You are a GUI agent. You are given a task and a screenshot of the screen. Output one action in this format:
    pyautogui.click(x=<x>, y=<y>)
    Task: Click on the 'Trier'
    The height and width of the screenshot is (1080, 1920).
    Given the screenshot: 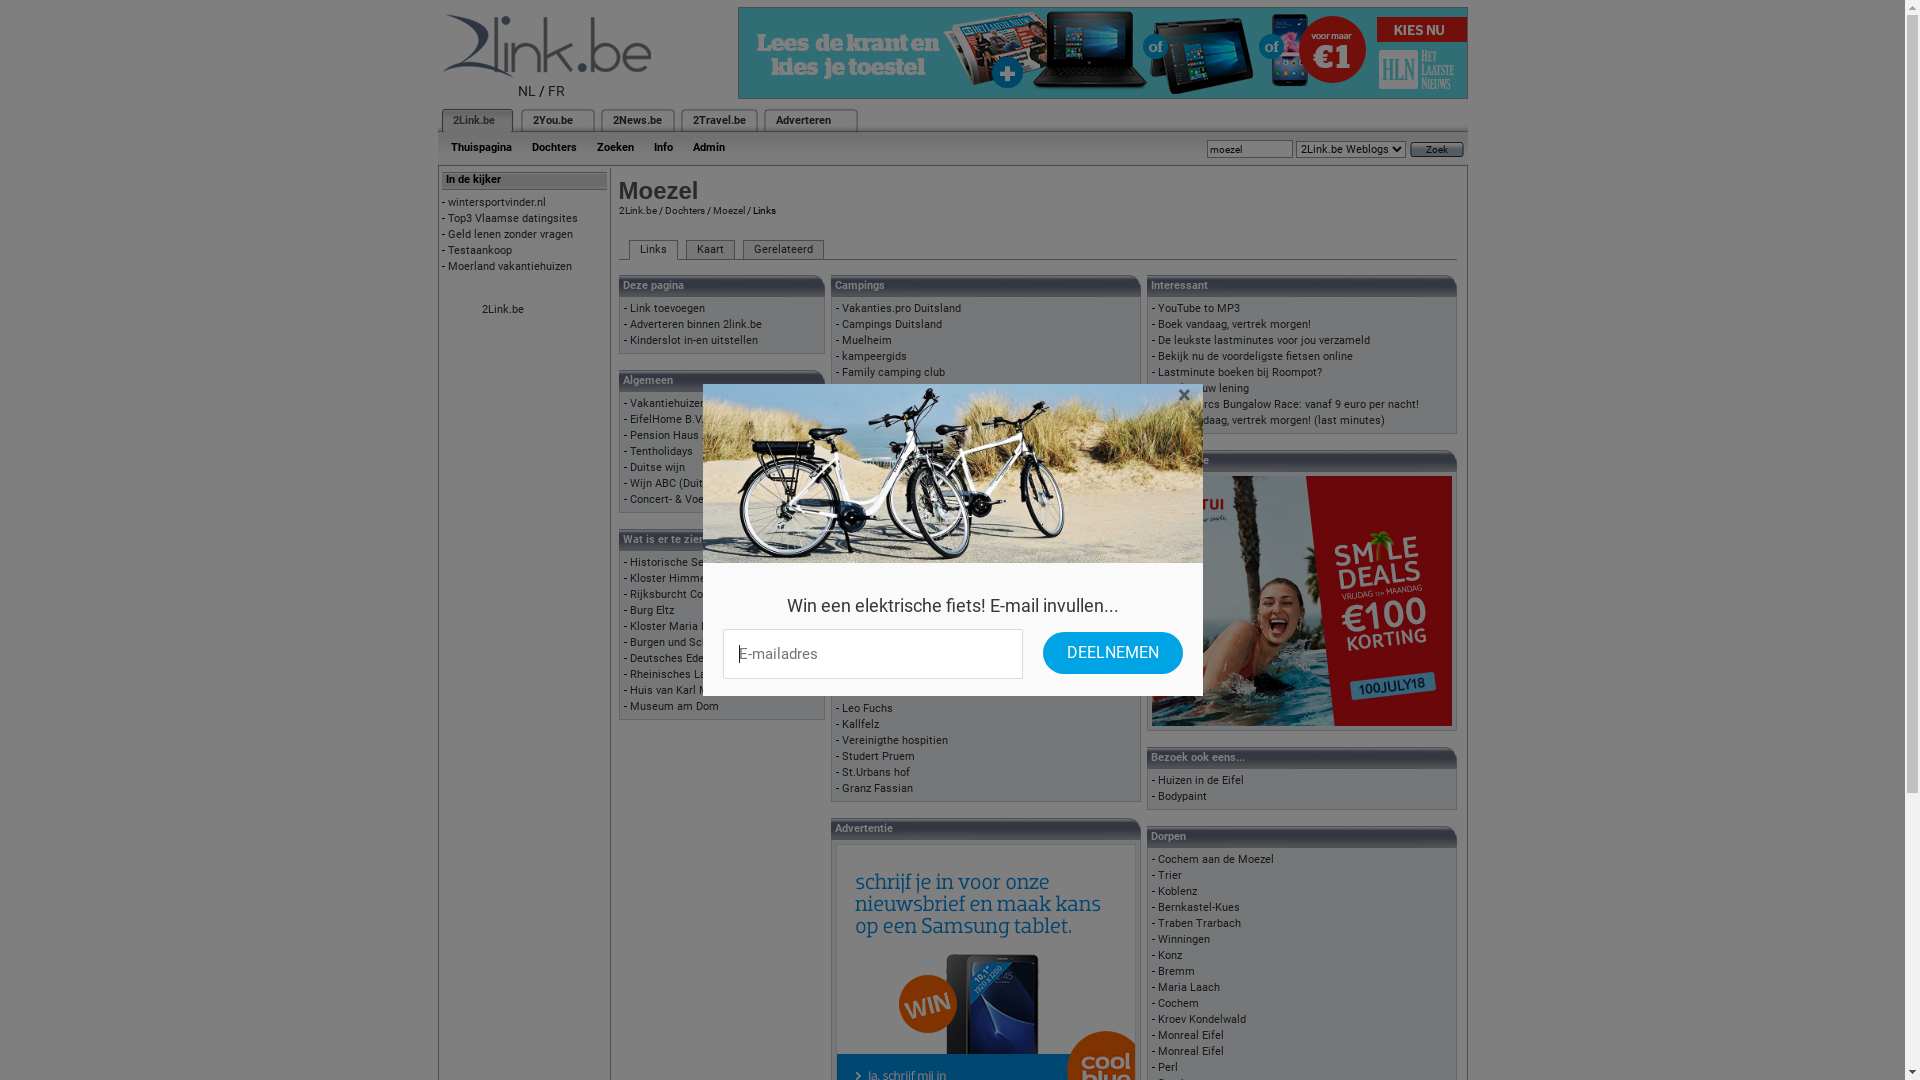 What is the action you would take?
    pyautogui.click(x=1157, y=874)
    